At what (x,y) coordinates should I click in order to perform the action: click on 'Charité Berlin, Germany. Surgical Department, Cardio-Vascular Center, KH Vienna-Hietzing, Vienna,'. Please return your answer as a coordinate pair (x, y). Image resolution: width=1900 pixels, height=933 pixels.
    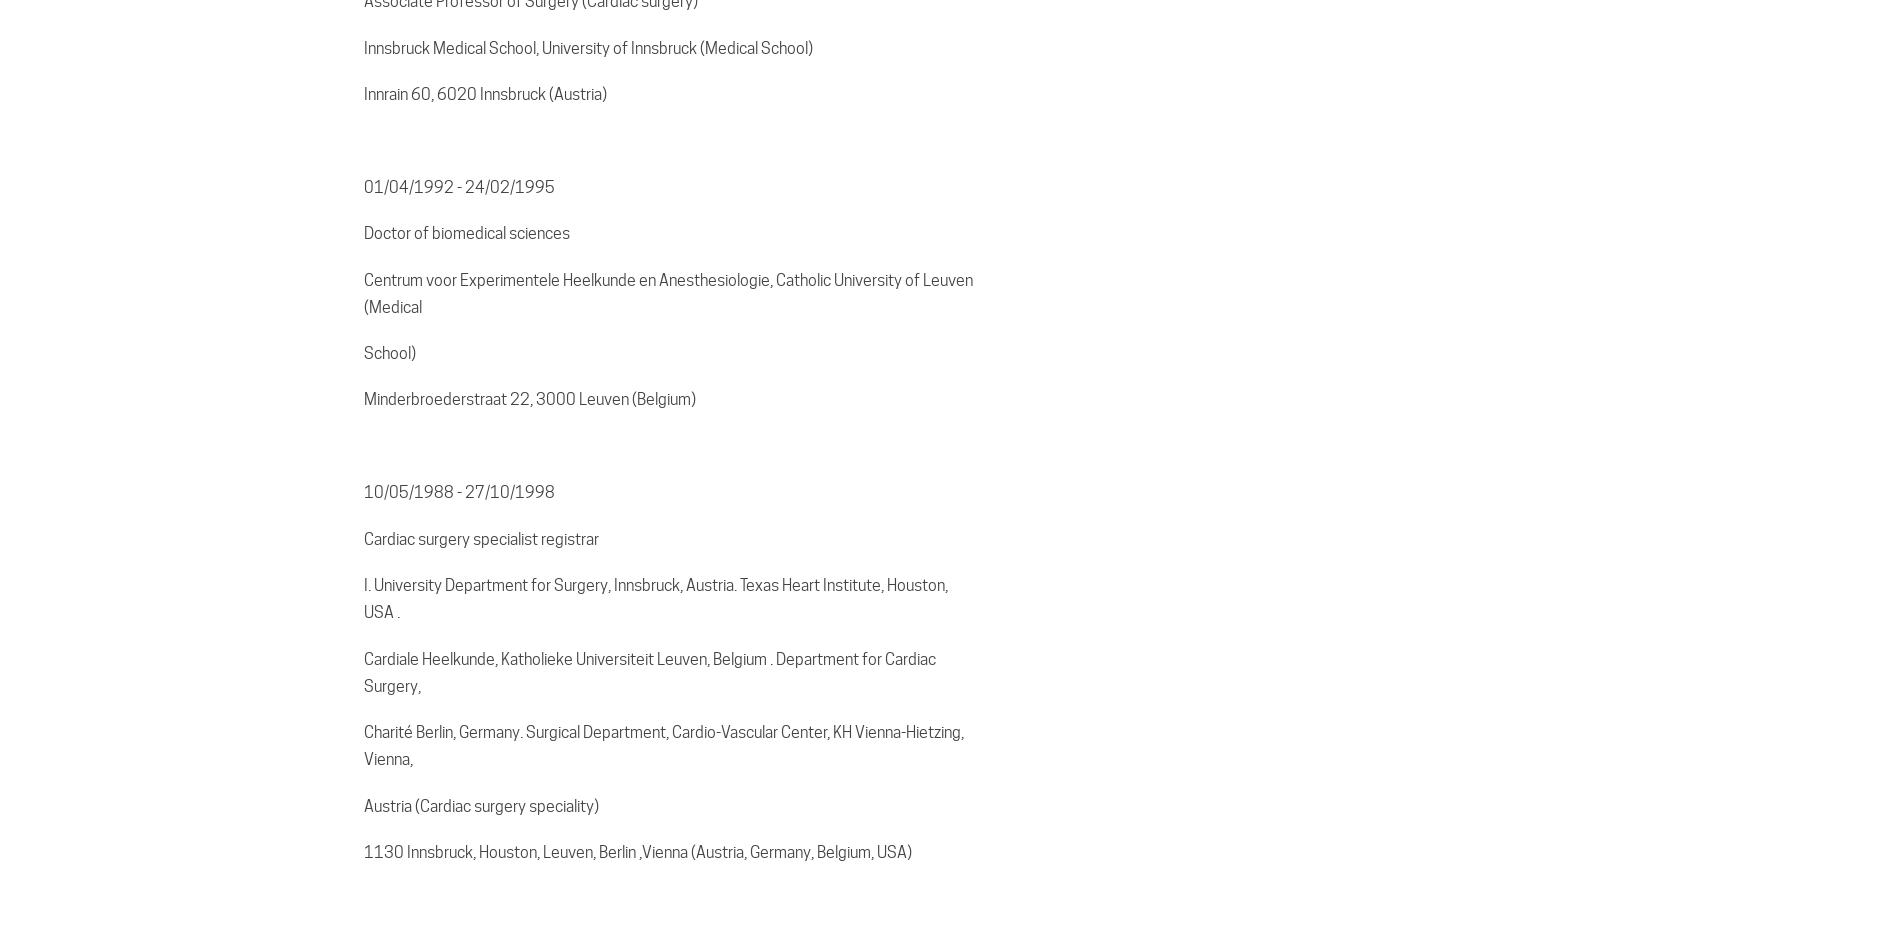
    Looking at the image, I should click on (363, 745).